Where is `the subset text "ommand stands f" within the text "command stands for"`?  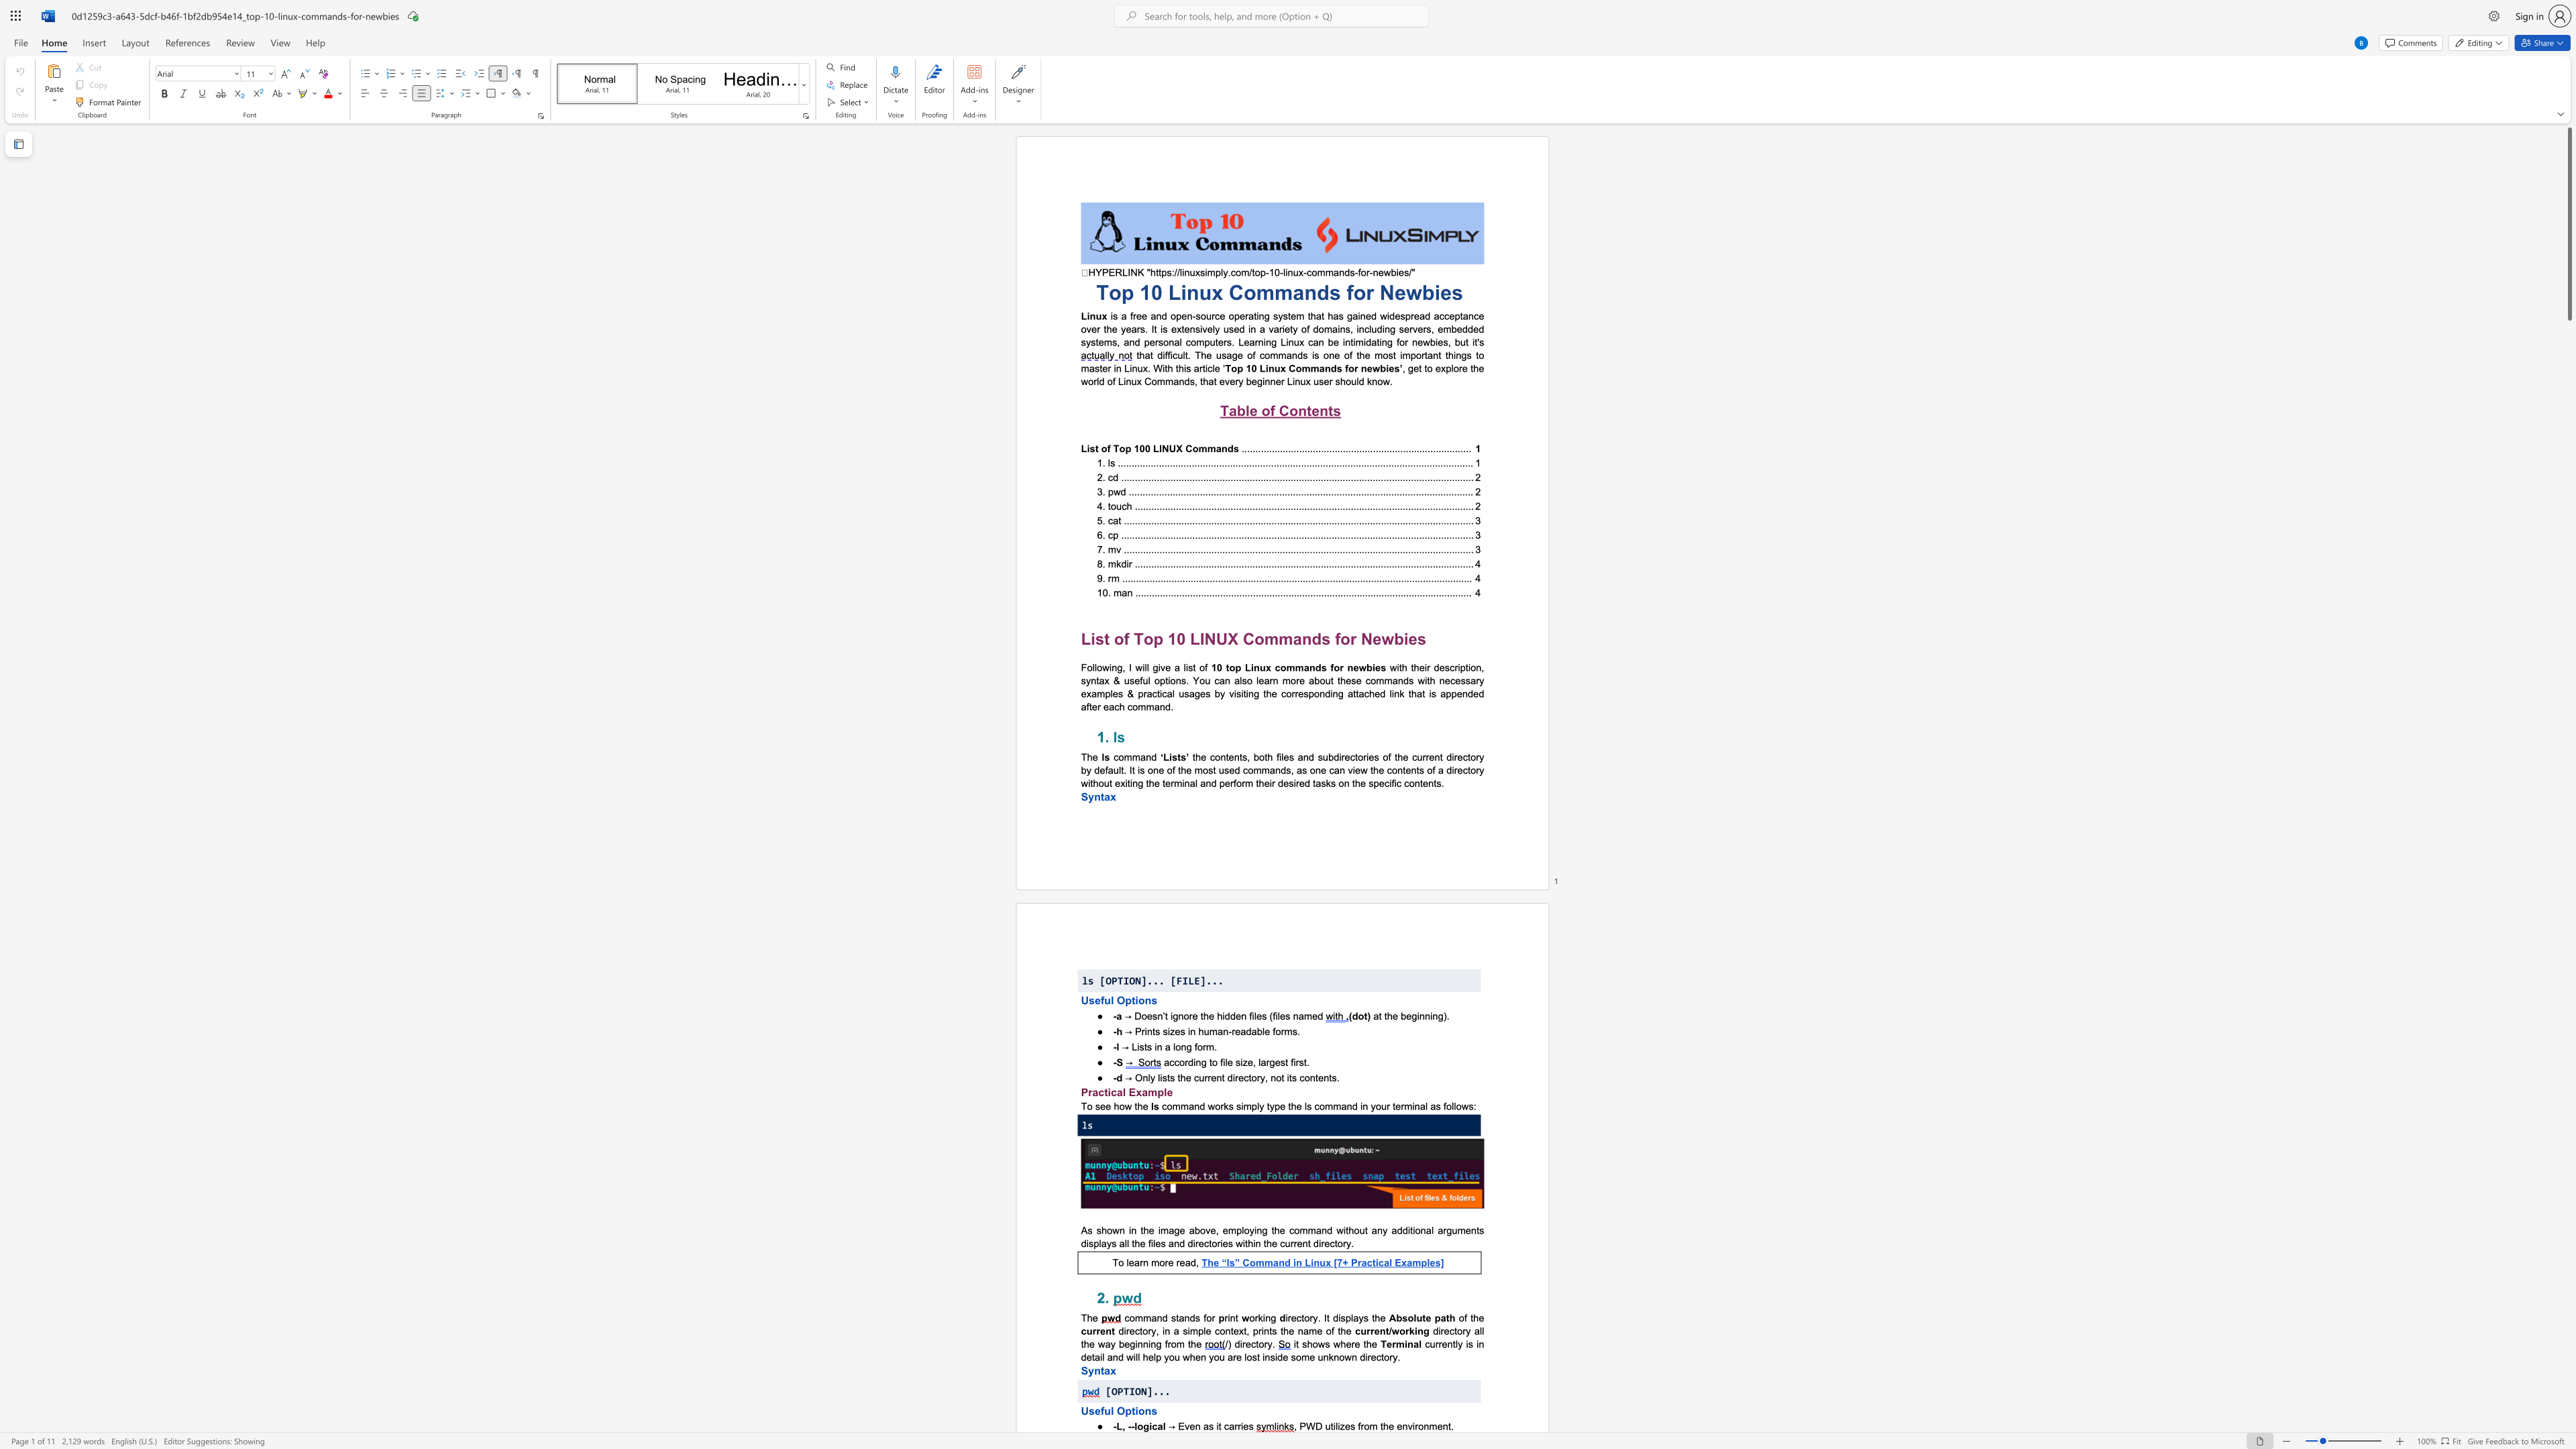
the subset text "ommand stands f" within the text "command stands for" is located at coordinates (1128, 1317).